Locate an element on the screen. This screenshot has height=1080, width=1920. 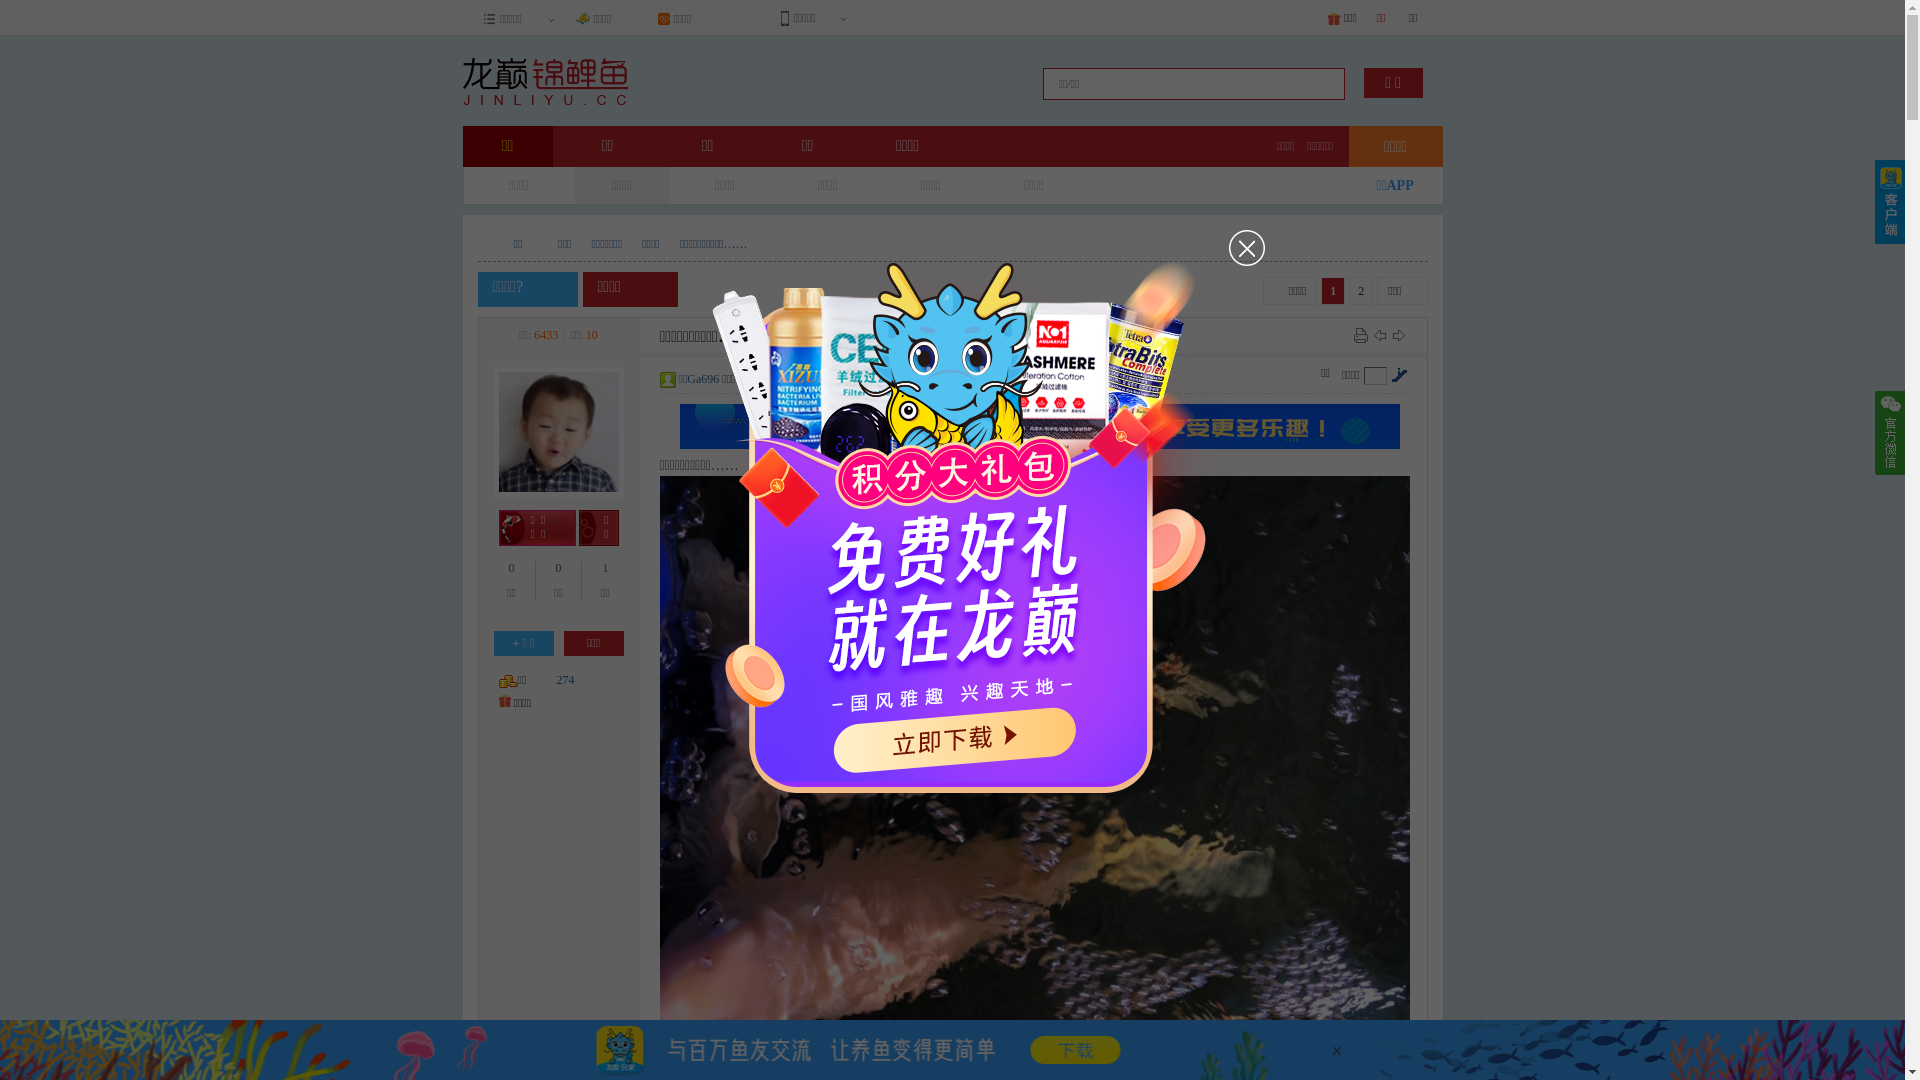
'0' is located at coordinates (557, 567).